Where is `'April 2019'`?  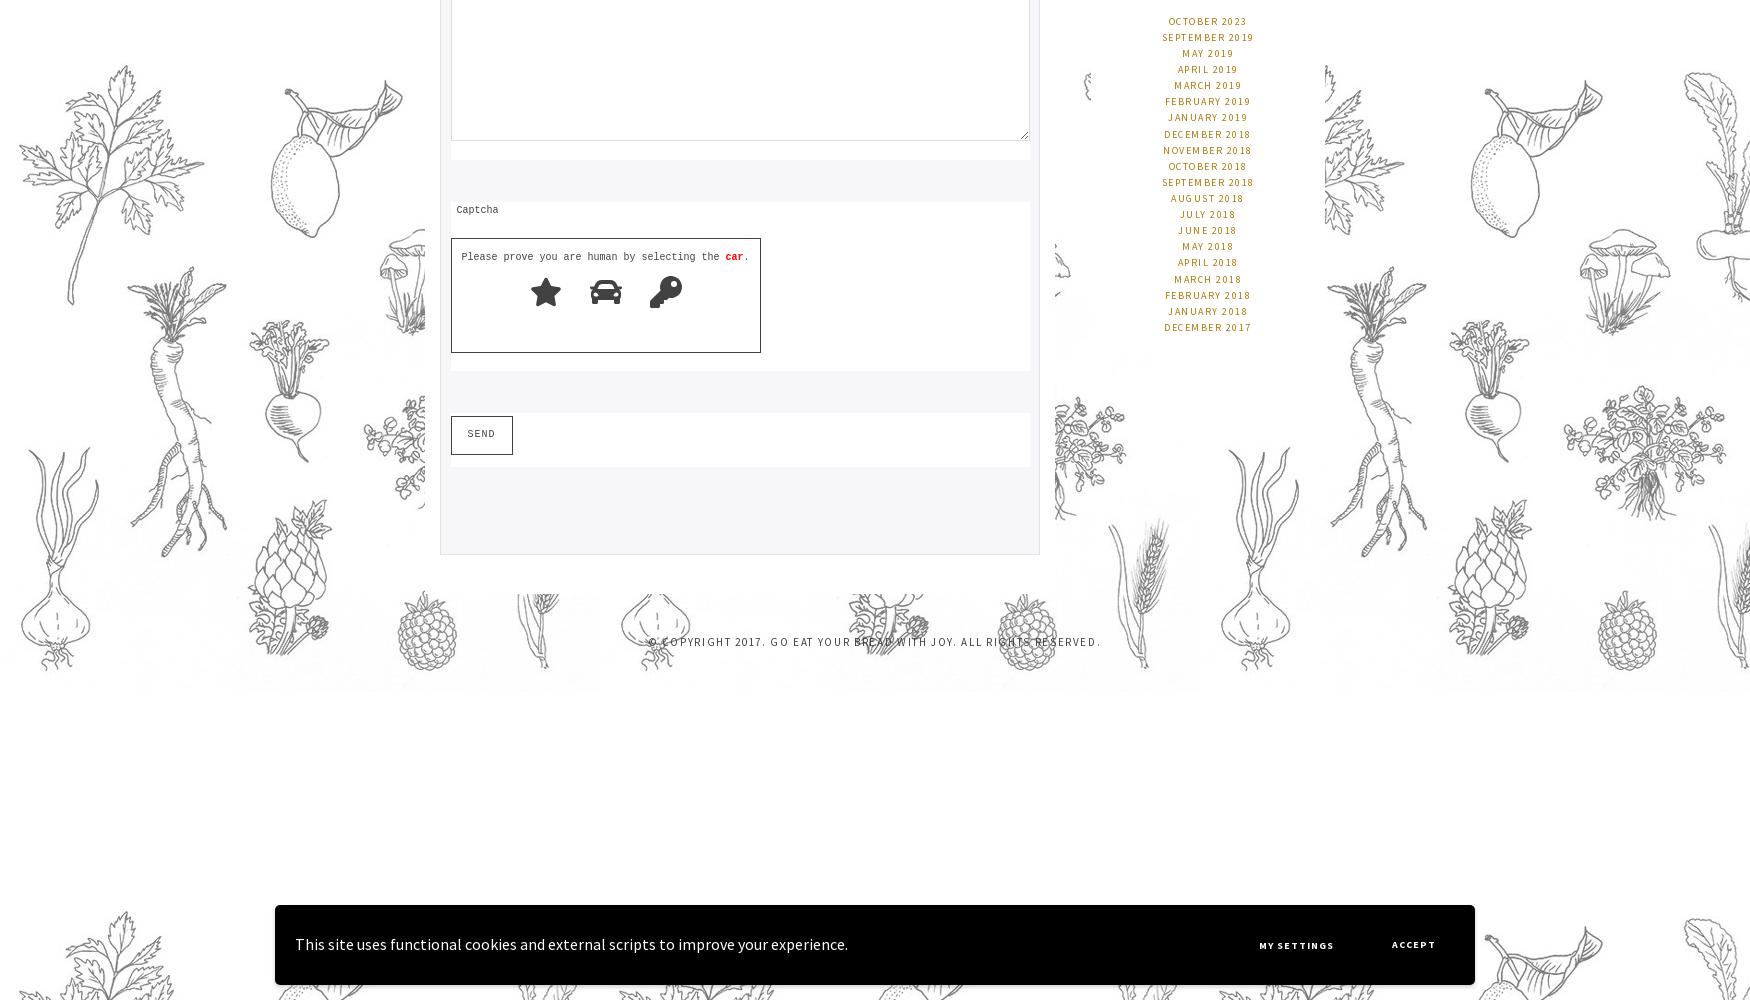
'April 2019' is located at coordinates (1207, 68).